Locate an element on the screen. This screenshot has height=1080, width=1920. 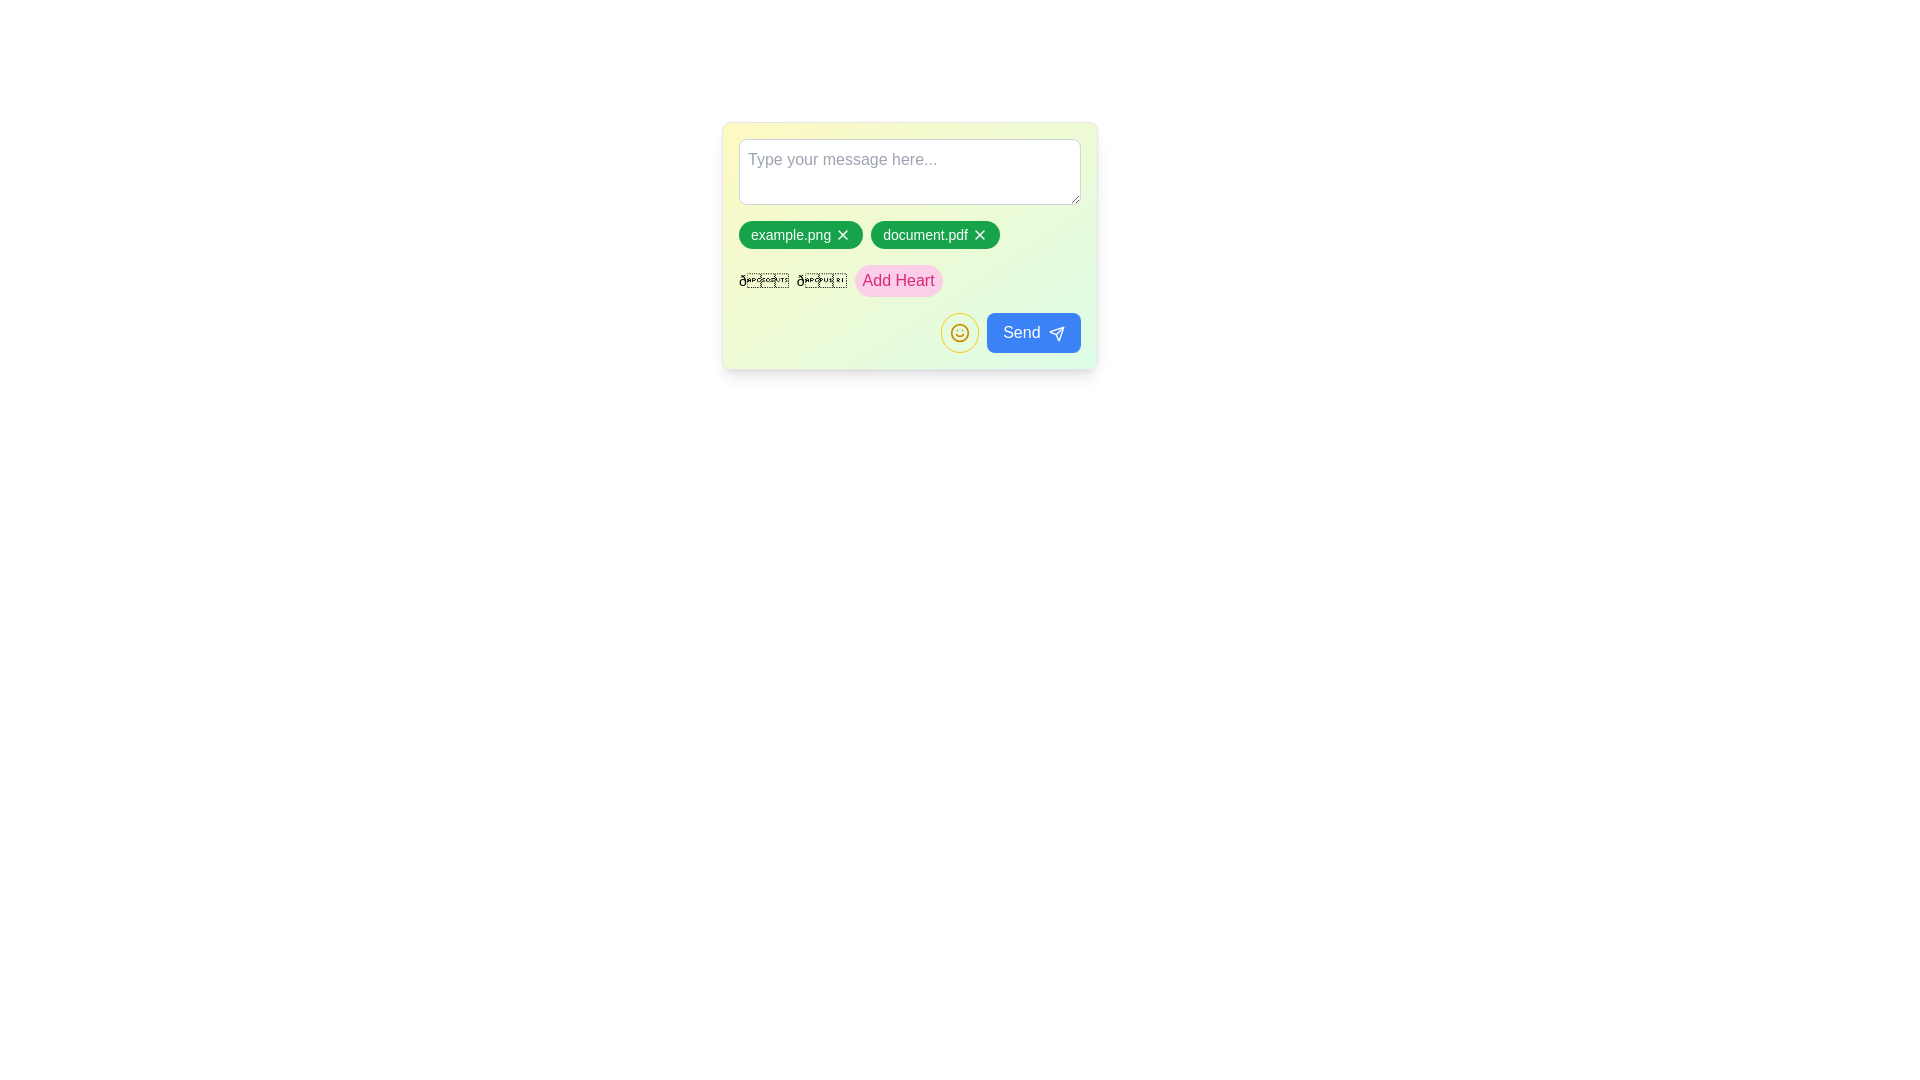
on the rectangular text input field with rounded corners and placeholder text 'Type your message here...' is located at coordinates (909, 171).